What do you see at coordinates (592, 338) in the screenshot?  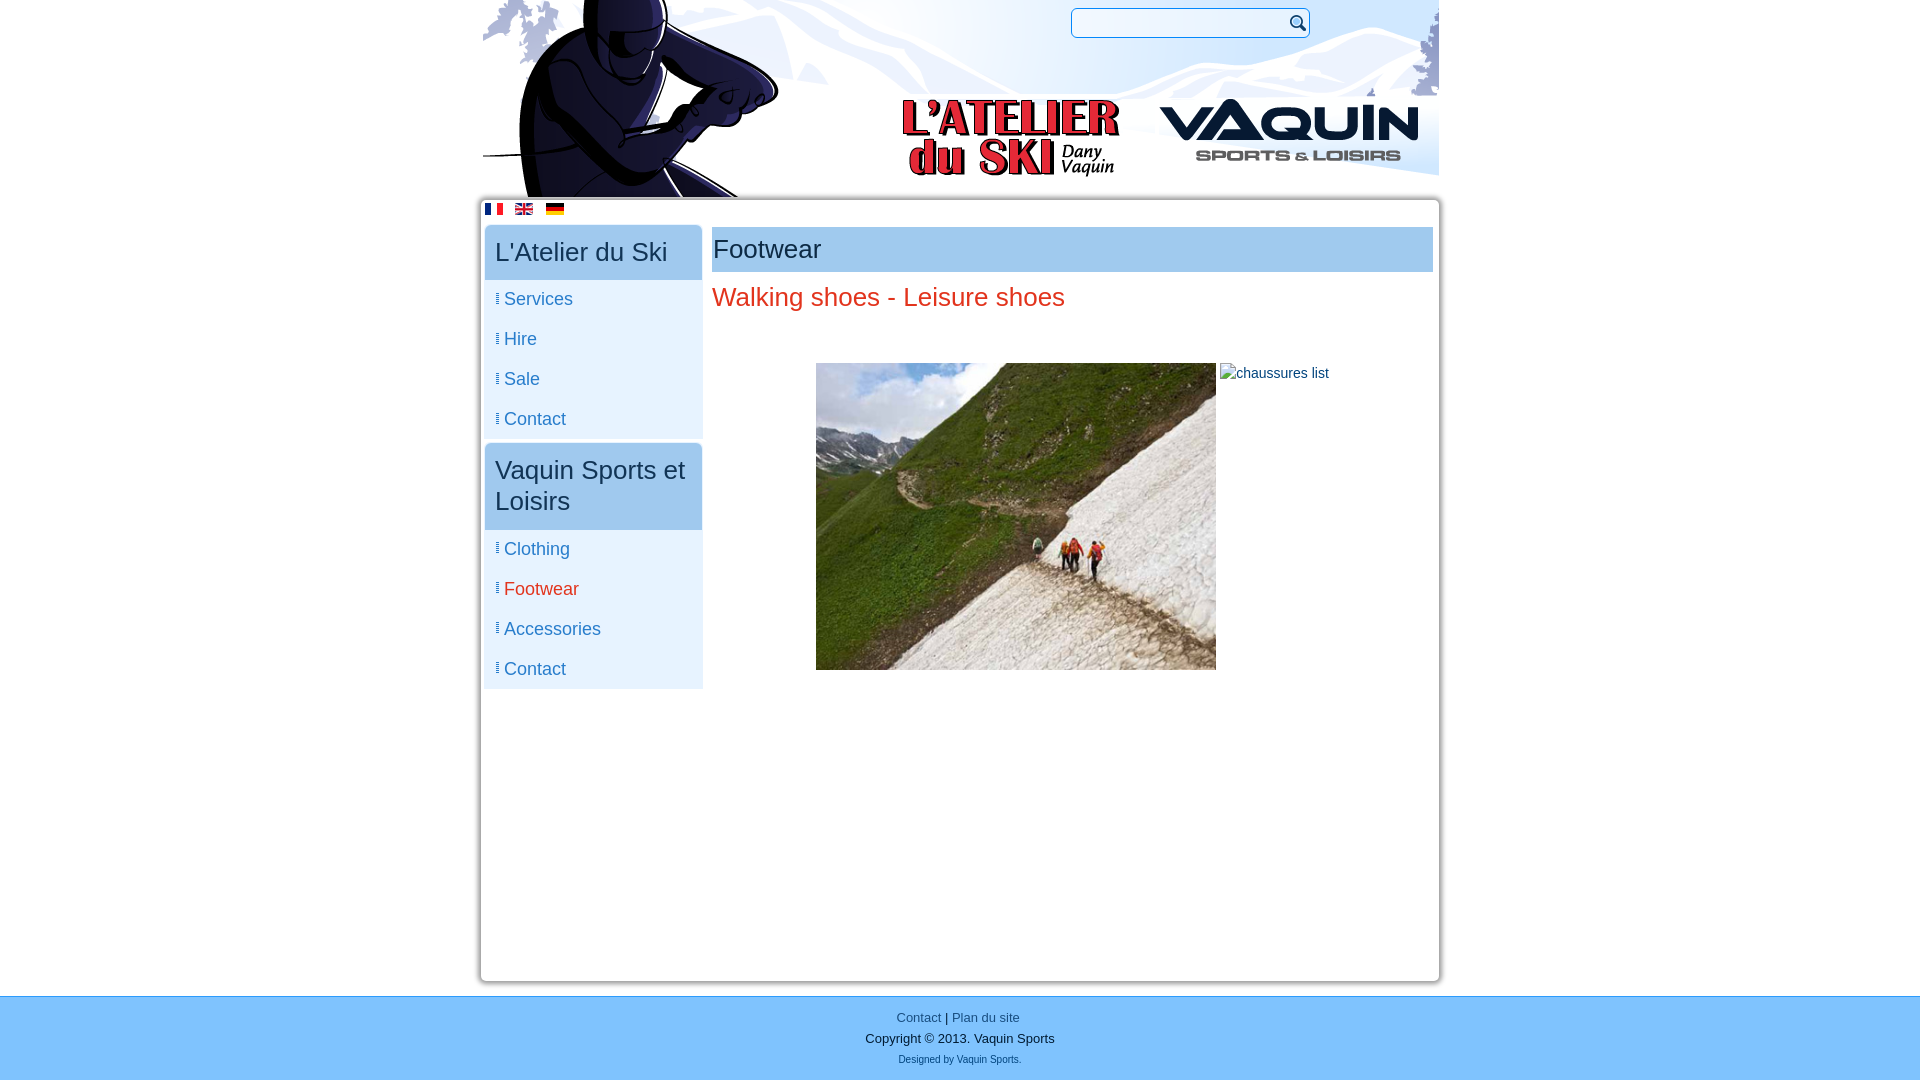 I see `'Hire'` at bounding box center [592, 338].